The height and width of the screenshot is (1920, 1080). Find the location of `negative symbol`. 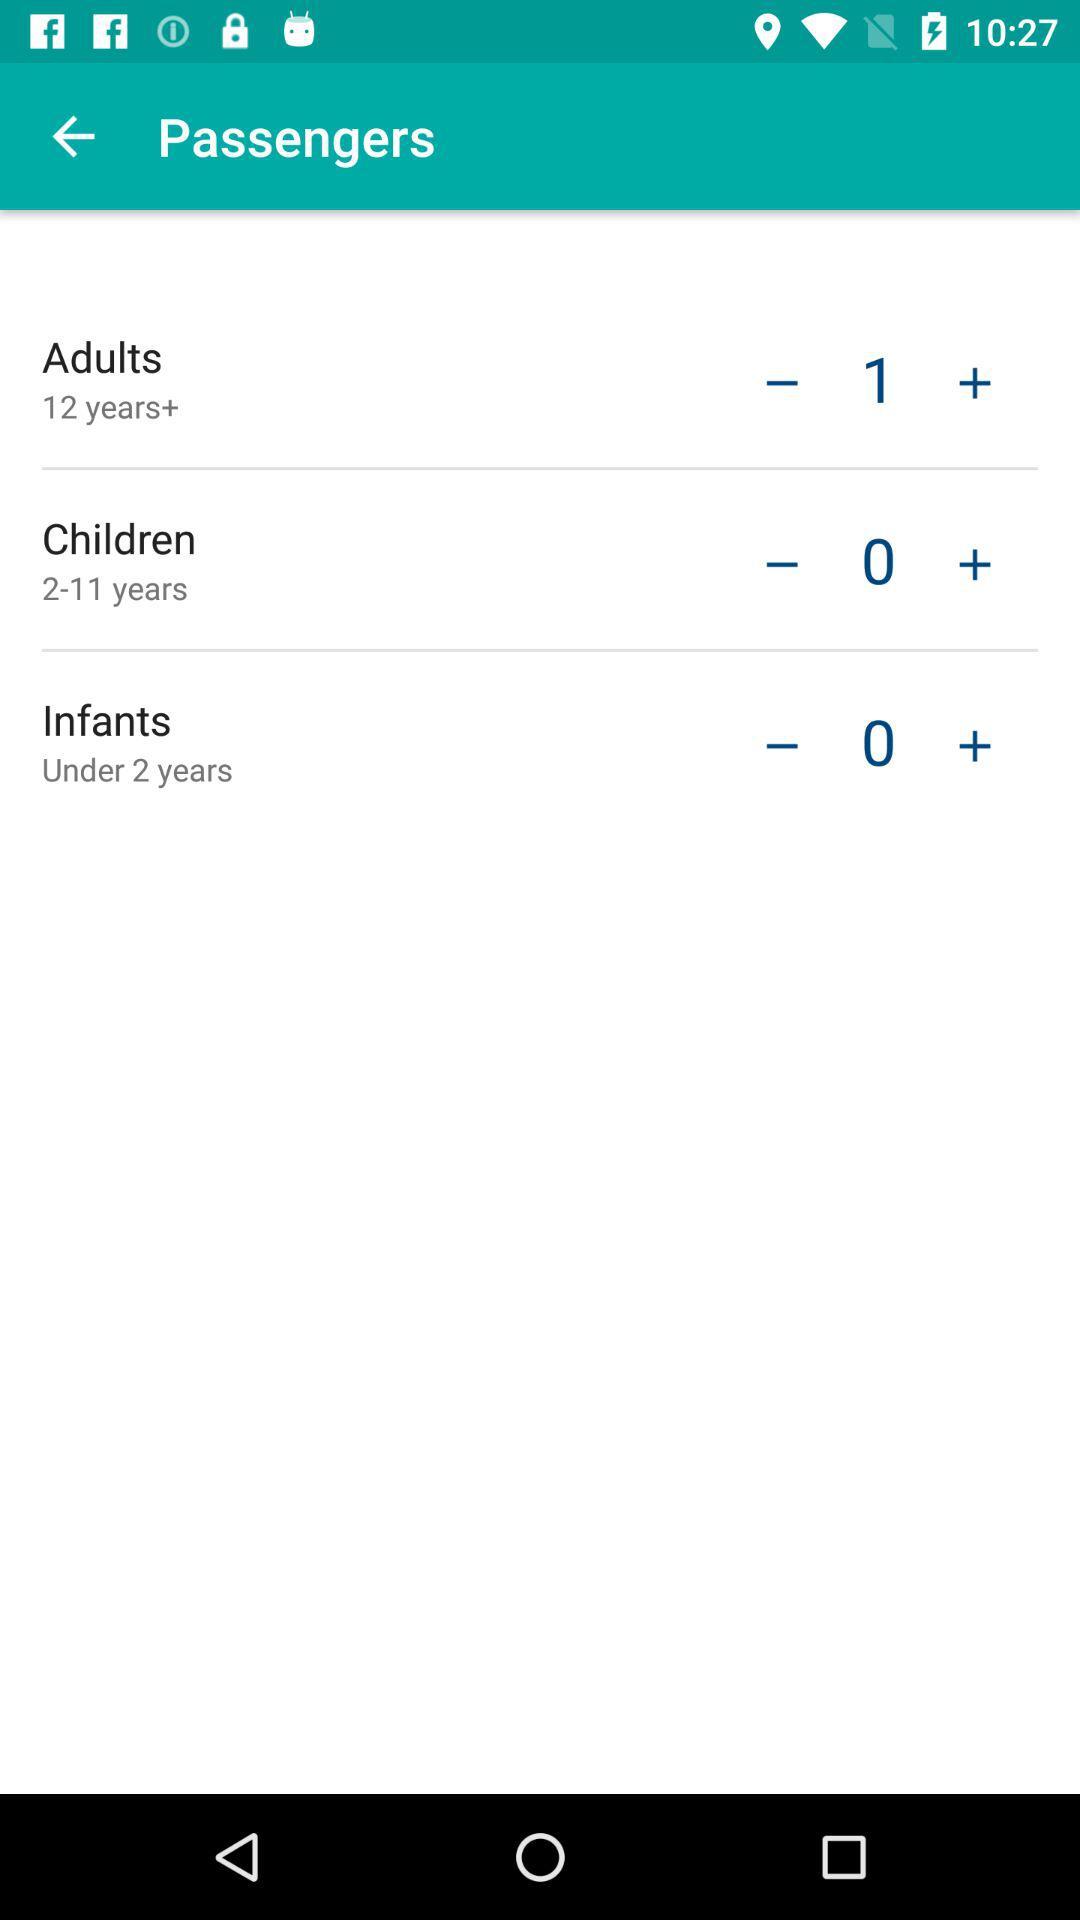

negative symbol is located at coordinates (781, 380).